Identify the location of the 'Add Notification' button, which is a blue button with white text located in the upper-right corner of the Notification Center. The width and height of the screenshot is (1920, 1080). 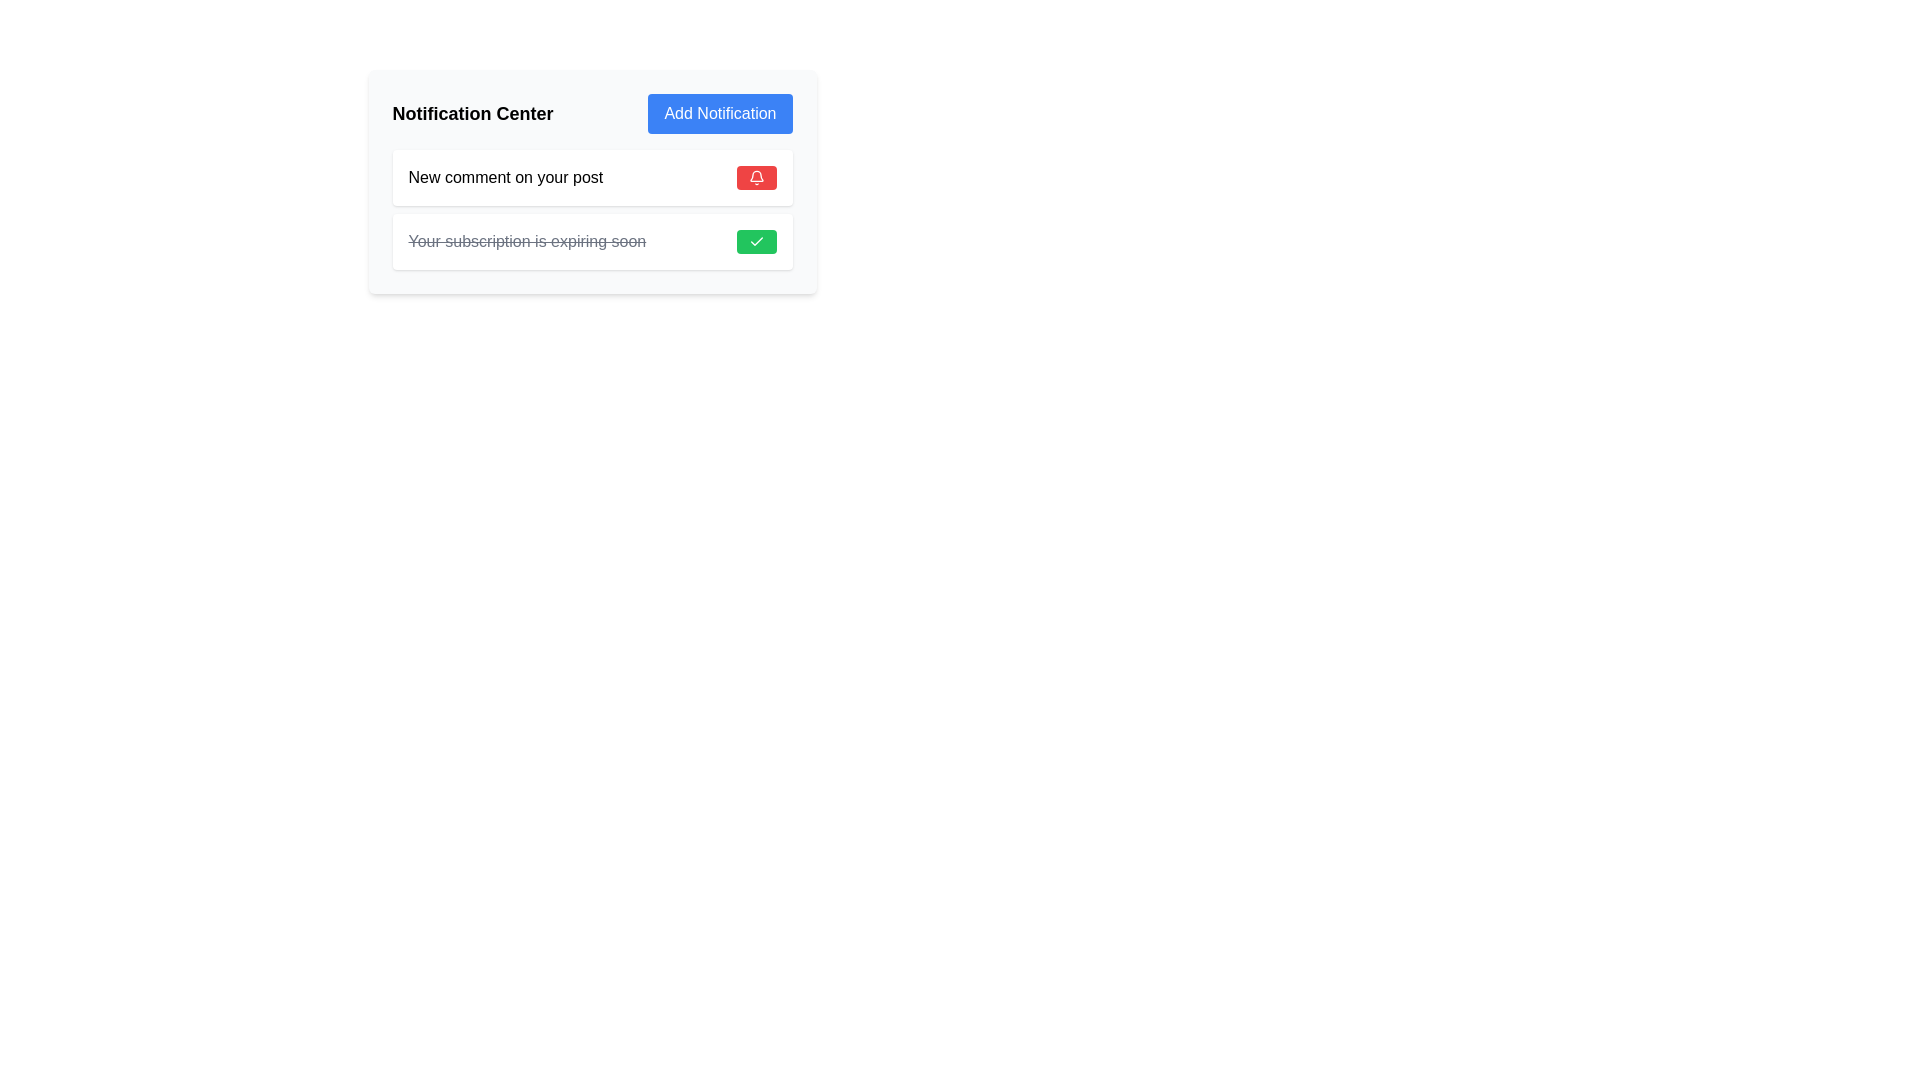
(720, 114).